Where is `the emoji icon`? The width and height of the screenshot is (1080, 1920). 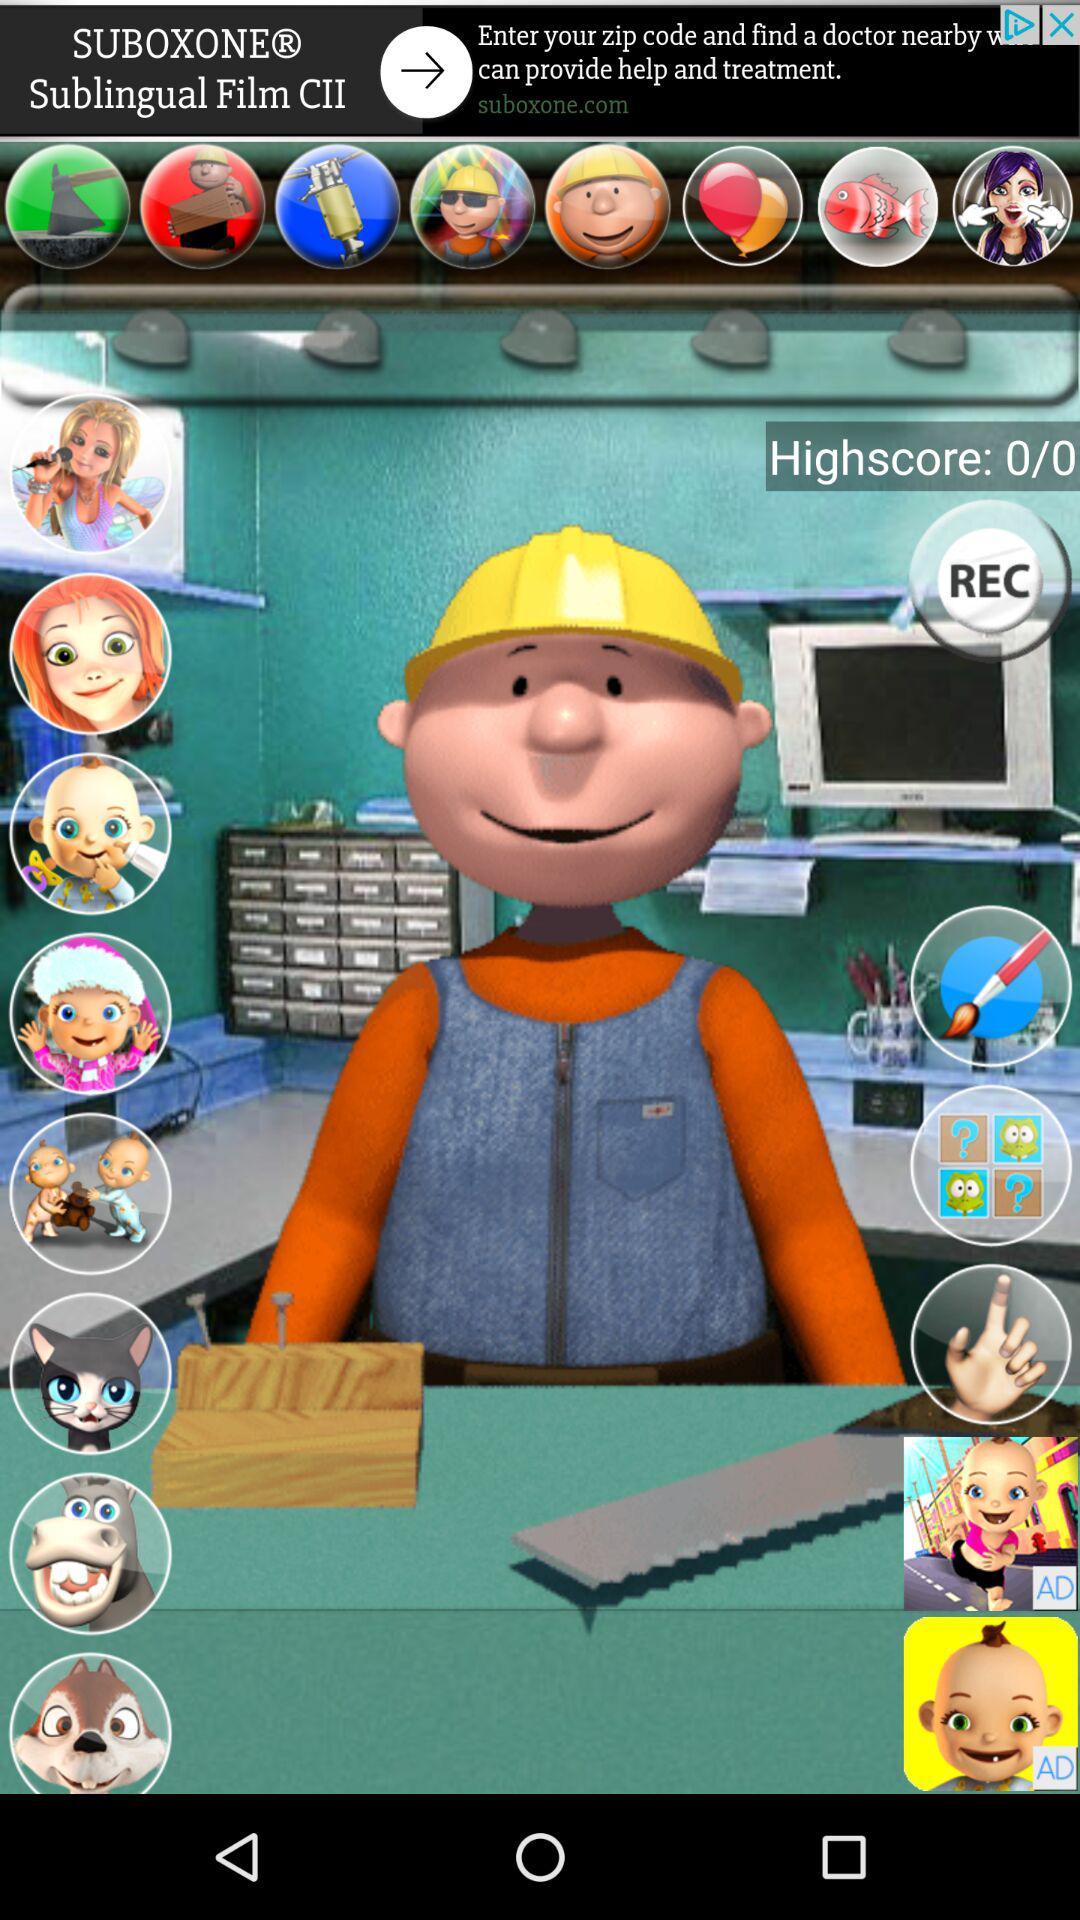
the emoji icon is located at coordinates (606, 220).